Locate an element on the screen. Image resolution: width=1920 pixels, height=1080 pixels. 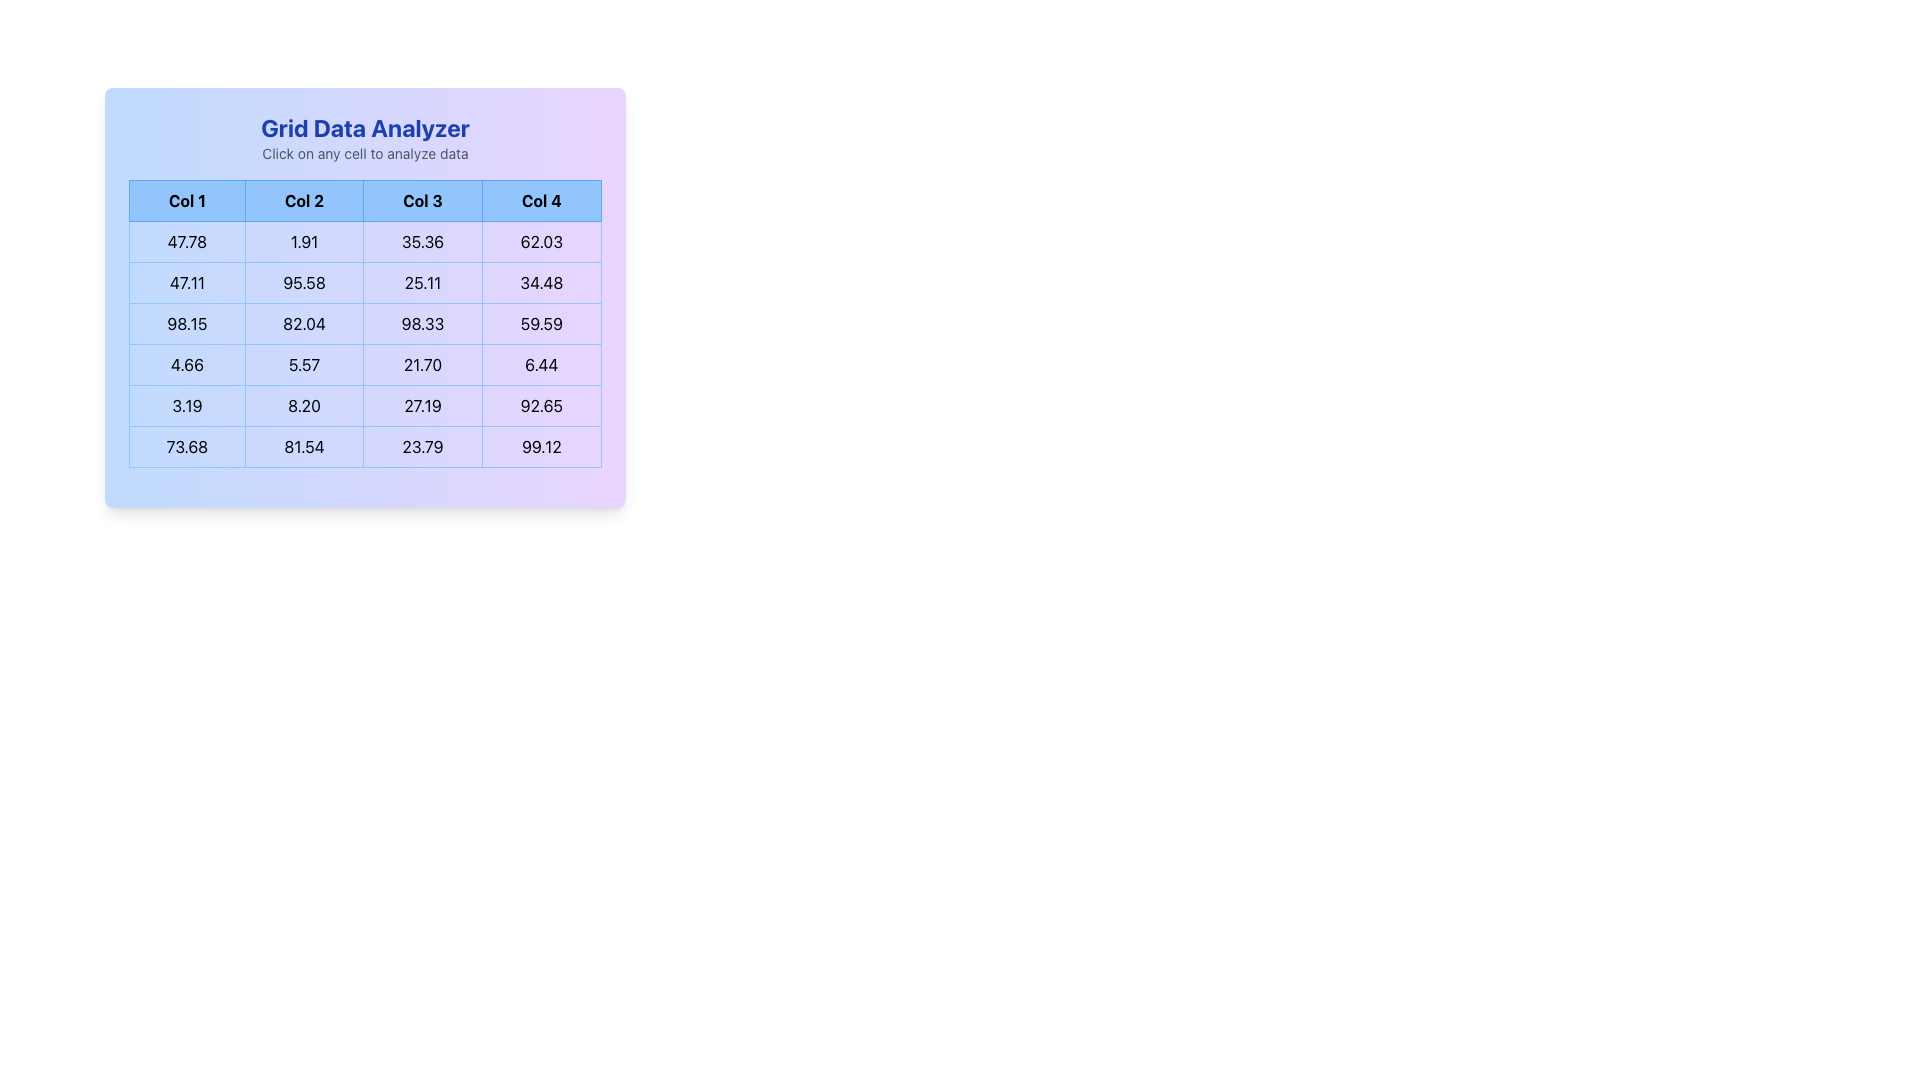
the table cell displaying '21.70' in the third column of the third row for interaction is located at coordinates (421, 365).